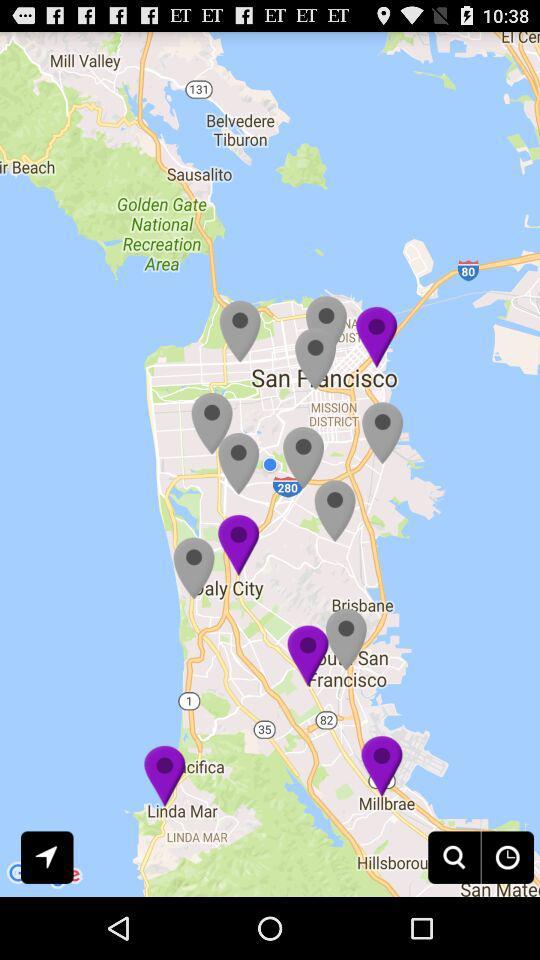 The height and width of the screenshot is (960, 540). What do you see at coordinates (454, 917) in the screenshot?
I see `the search icon` at bounding box center [454, 917].